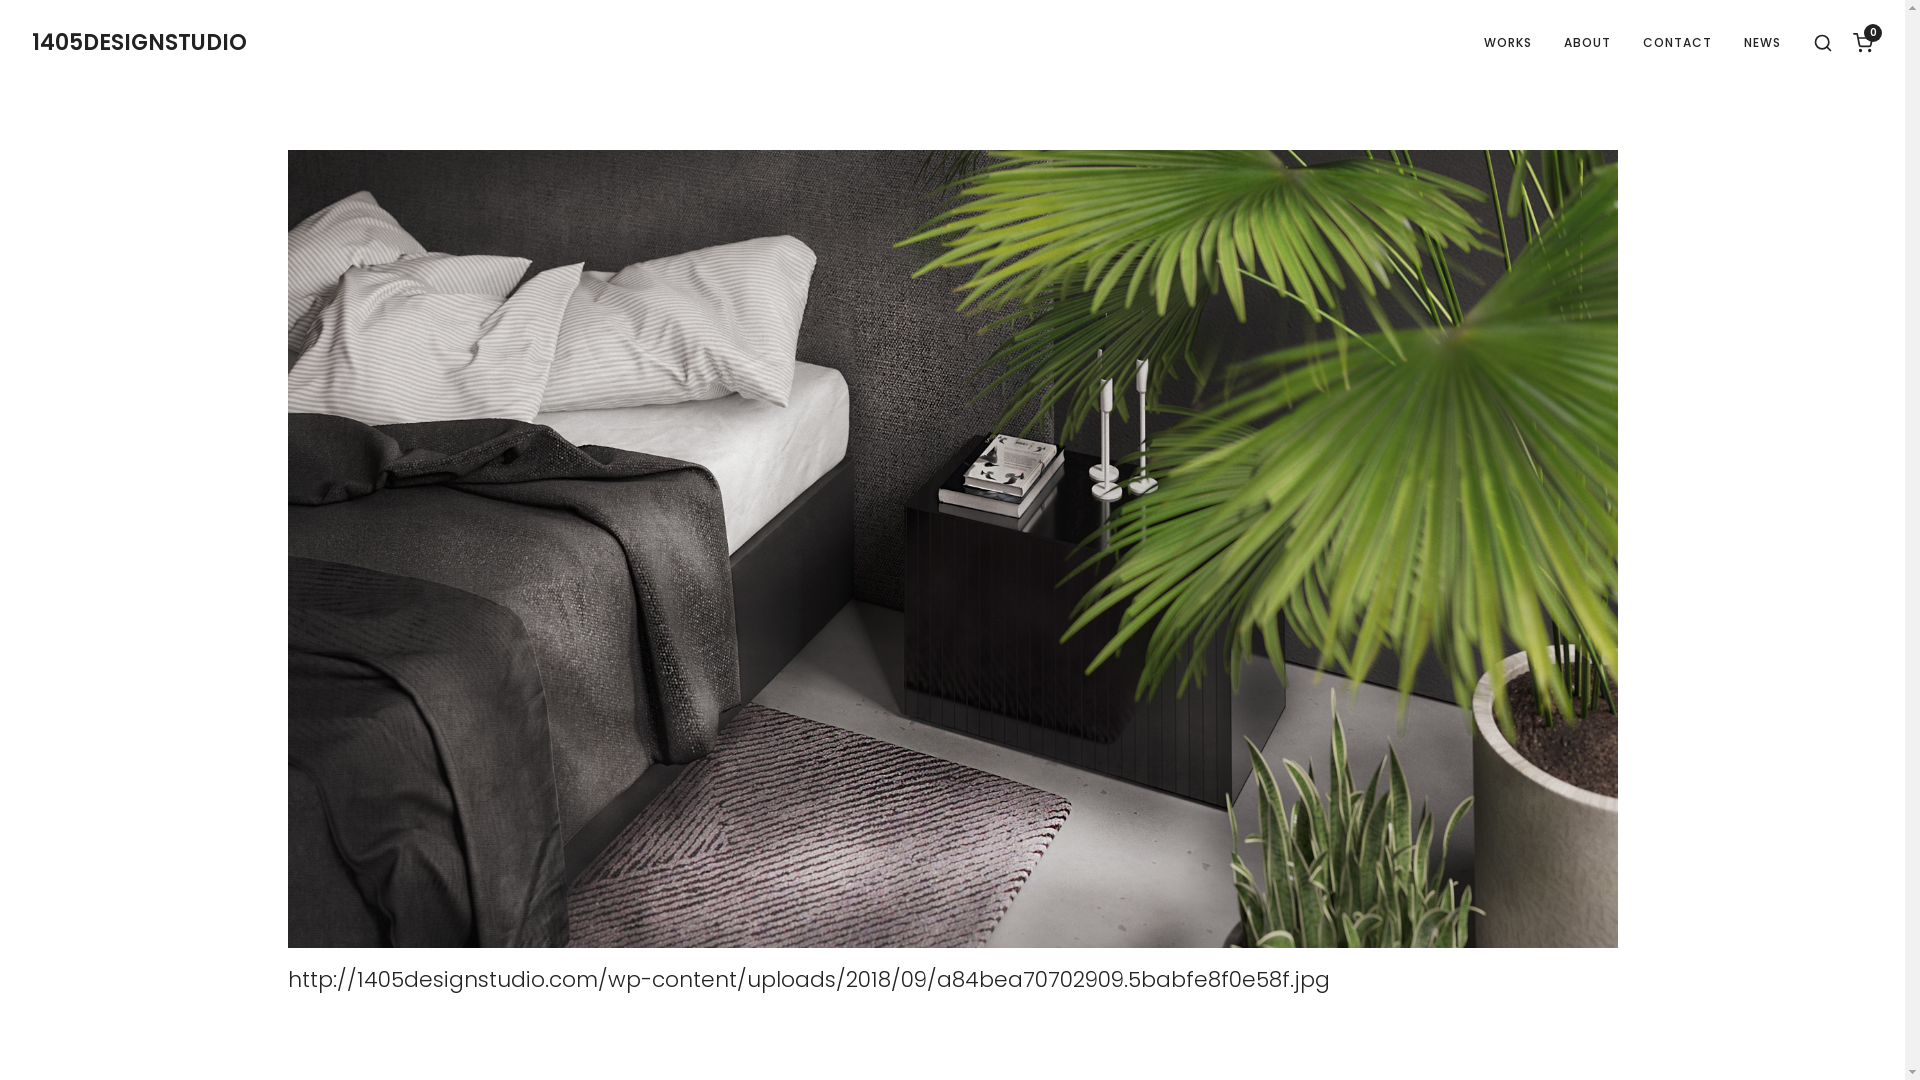  Describe the element at coordinates (1762, 42) in the screenshot. I see `'NEWS'` at that location.